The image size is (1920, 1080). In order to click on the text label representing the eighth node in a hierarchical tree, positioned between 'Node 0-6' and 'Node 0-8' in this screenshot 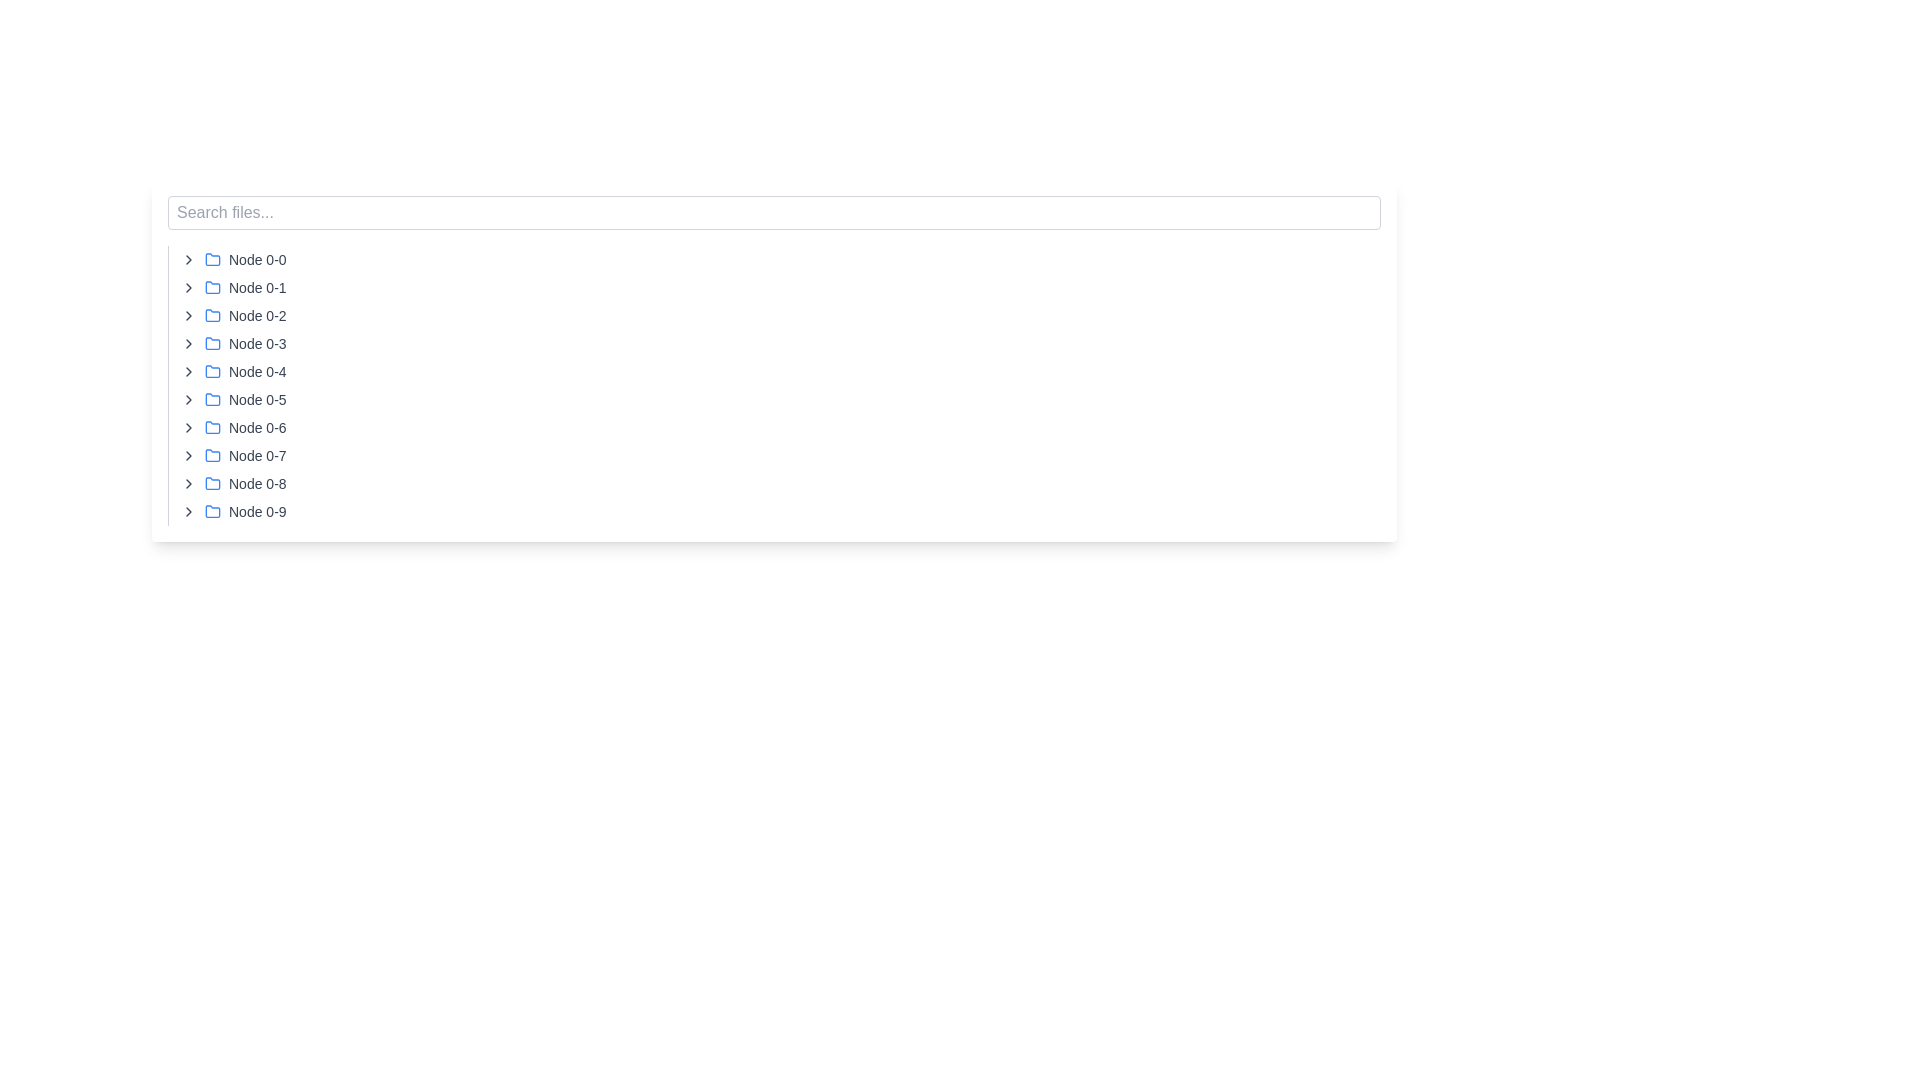, I will do `click(256, 455)`.